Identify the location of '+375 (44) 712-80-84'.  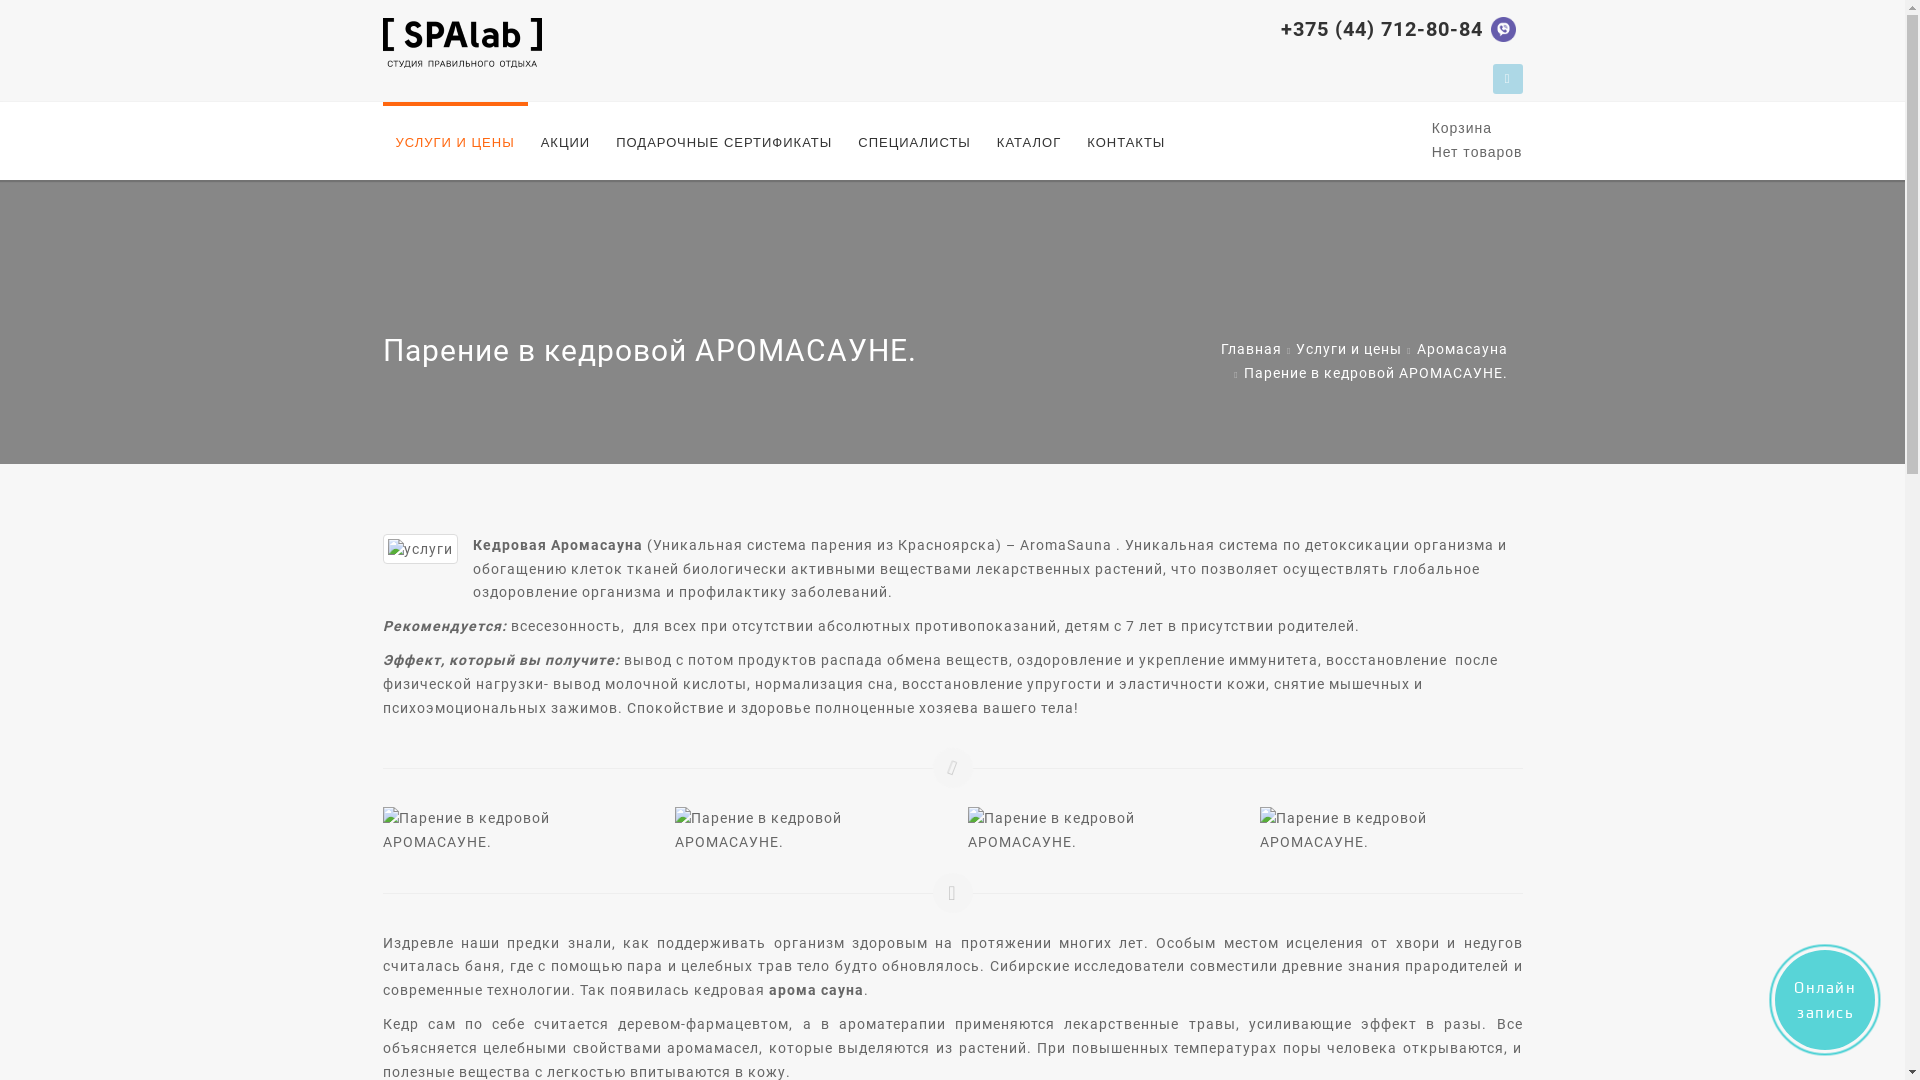
(1280, 29).